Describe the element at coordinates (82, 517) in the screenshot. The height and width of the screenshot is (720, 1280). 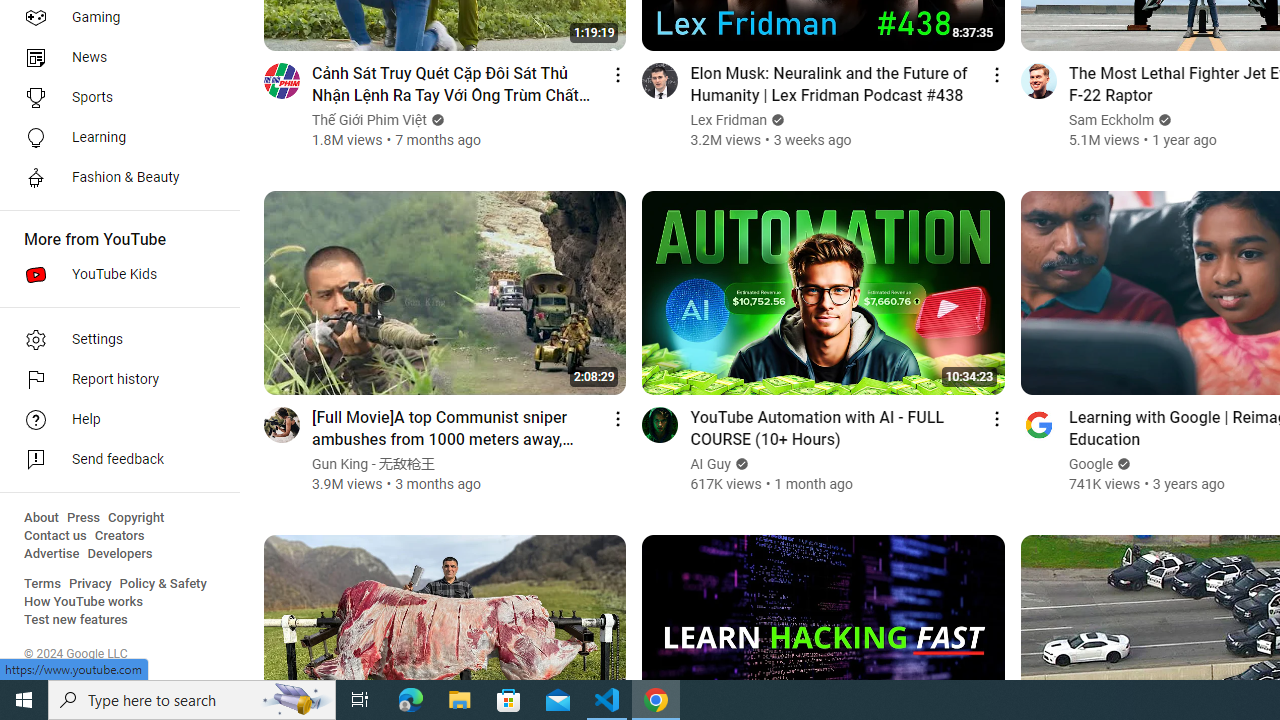
I see `'Press'` at that location.